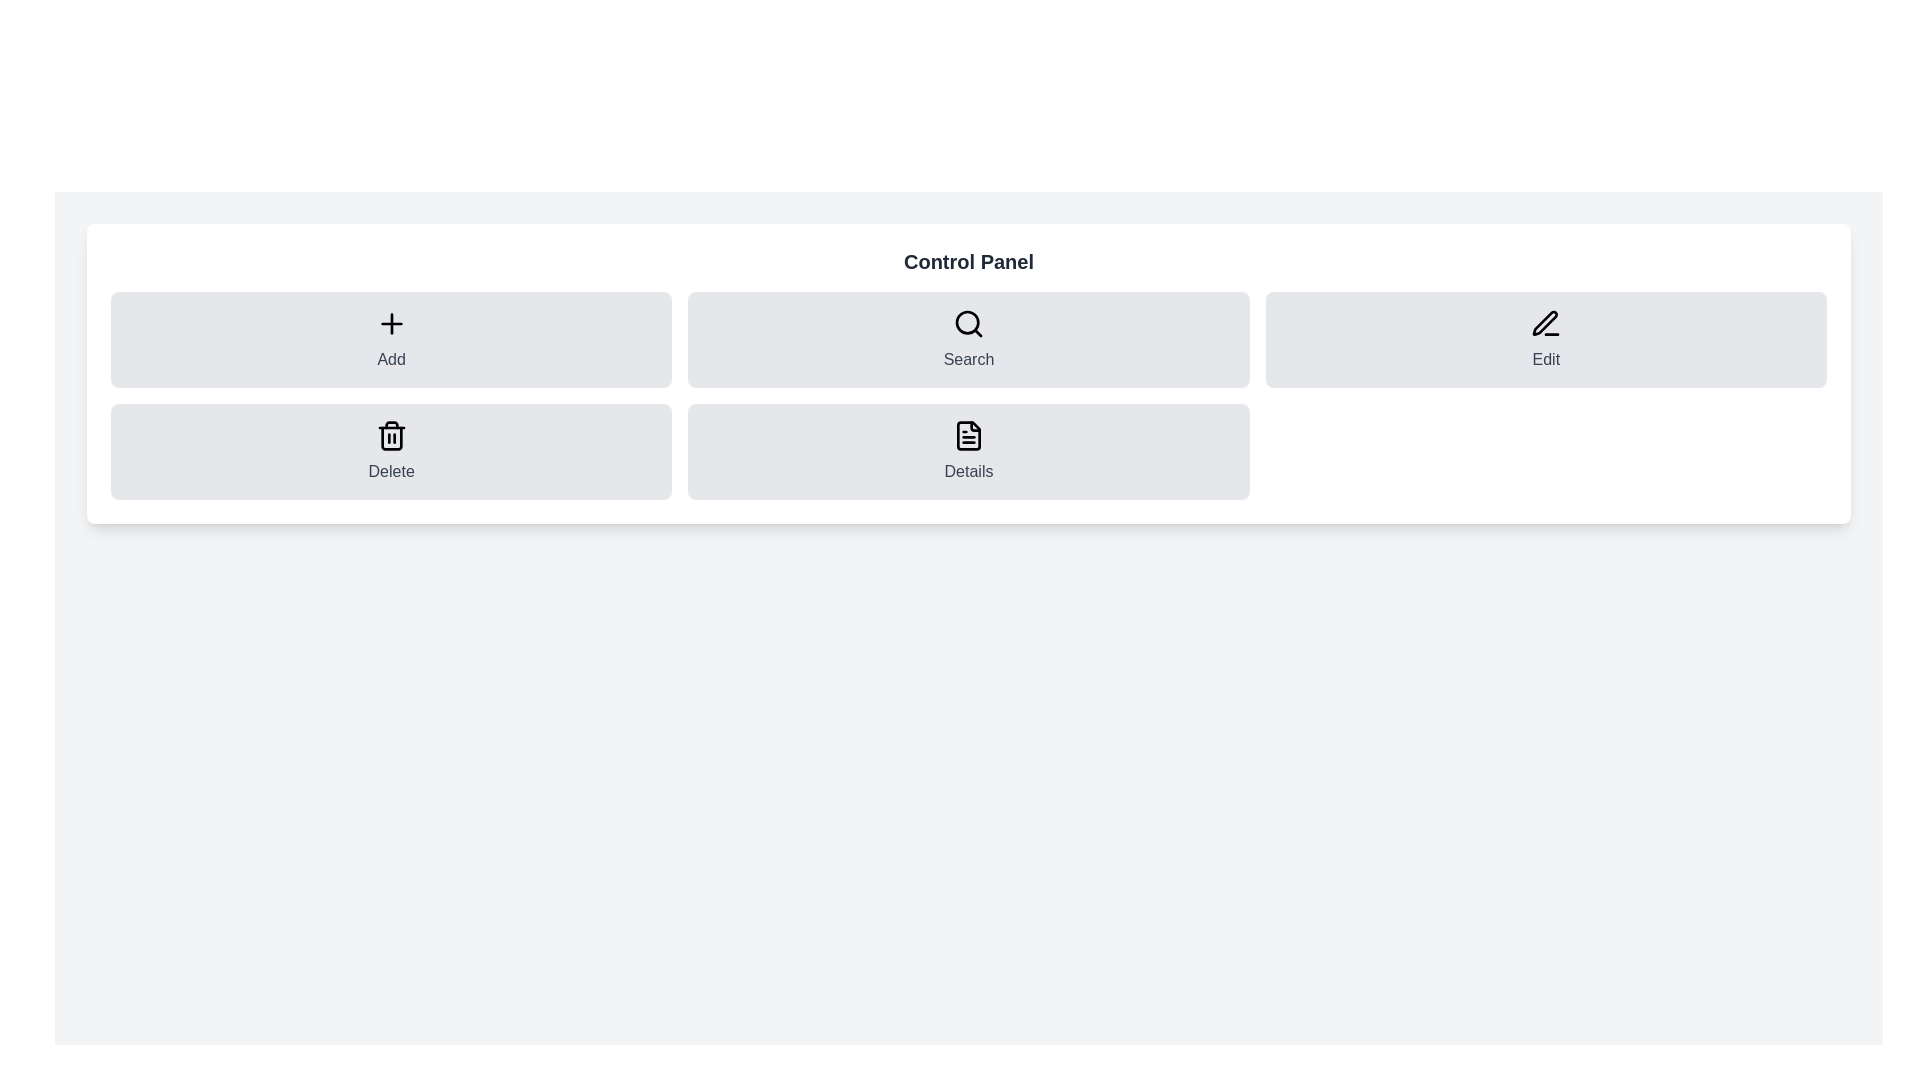 This screenshot has height=1080, width=1920. Describe the element at coordinates (969, 358) in the screenshot. I see `the descriptive Text Label for the search functionality, which is located in the top row center position beneath the search icon` at that location.